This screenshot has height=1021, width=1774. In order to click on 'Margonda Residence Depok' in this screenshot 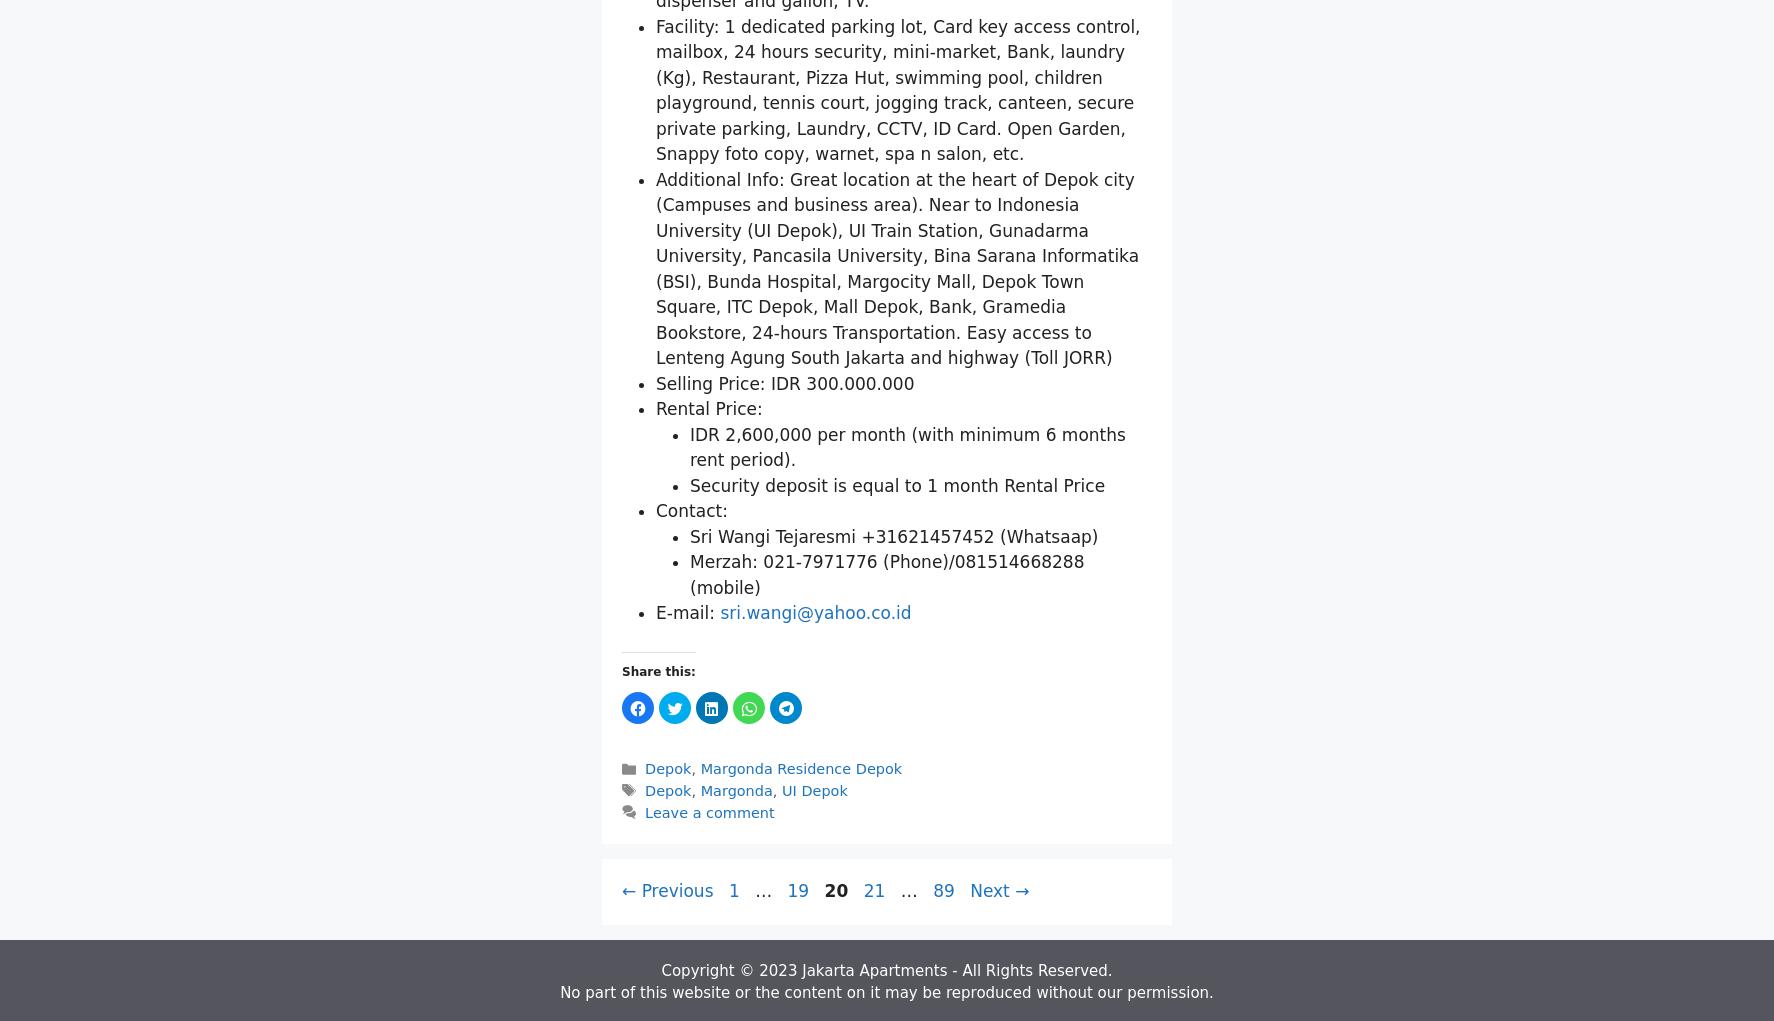, I will do `click(800, 1002)`.